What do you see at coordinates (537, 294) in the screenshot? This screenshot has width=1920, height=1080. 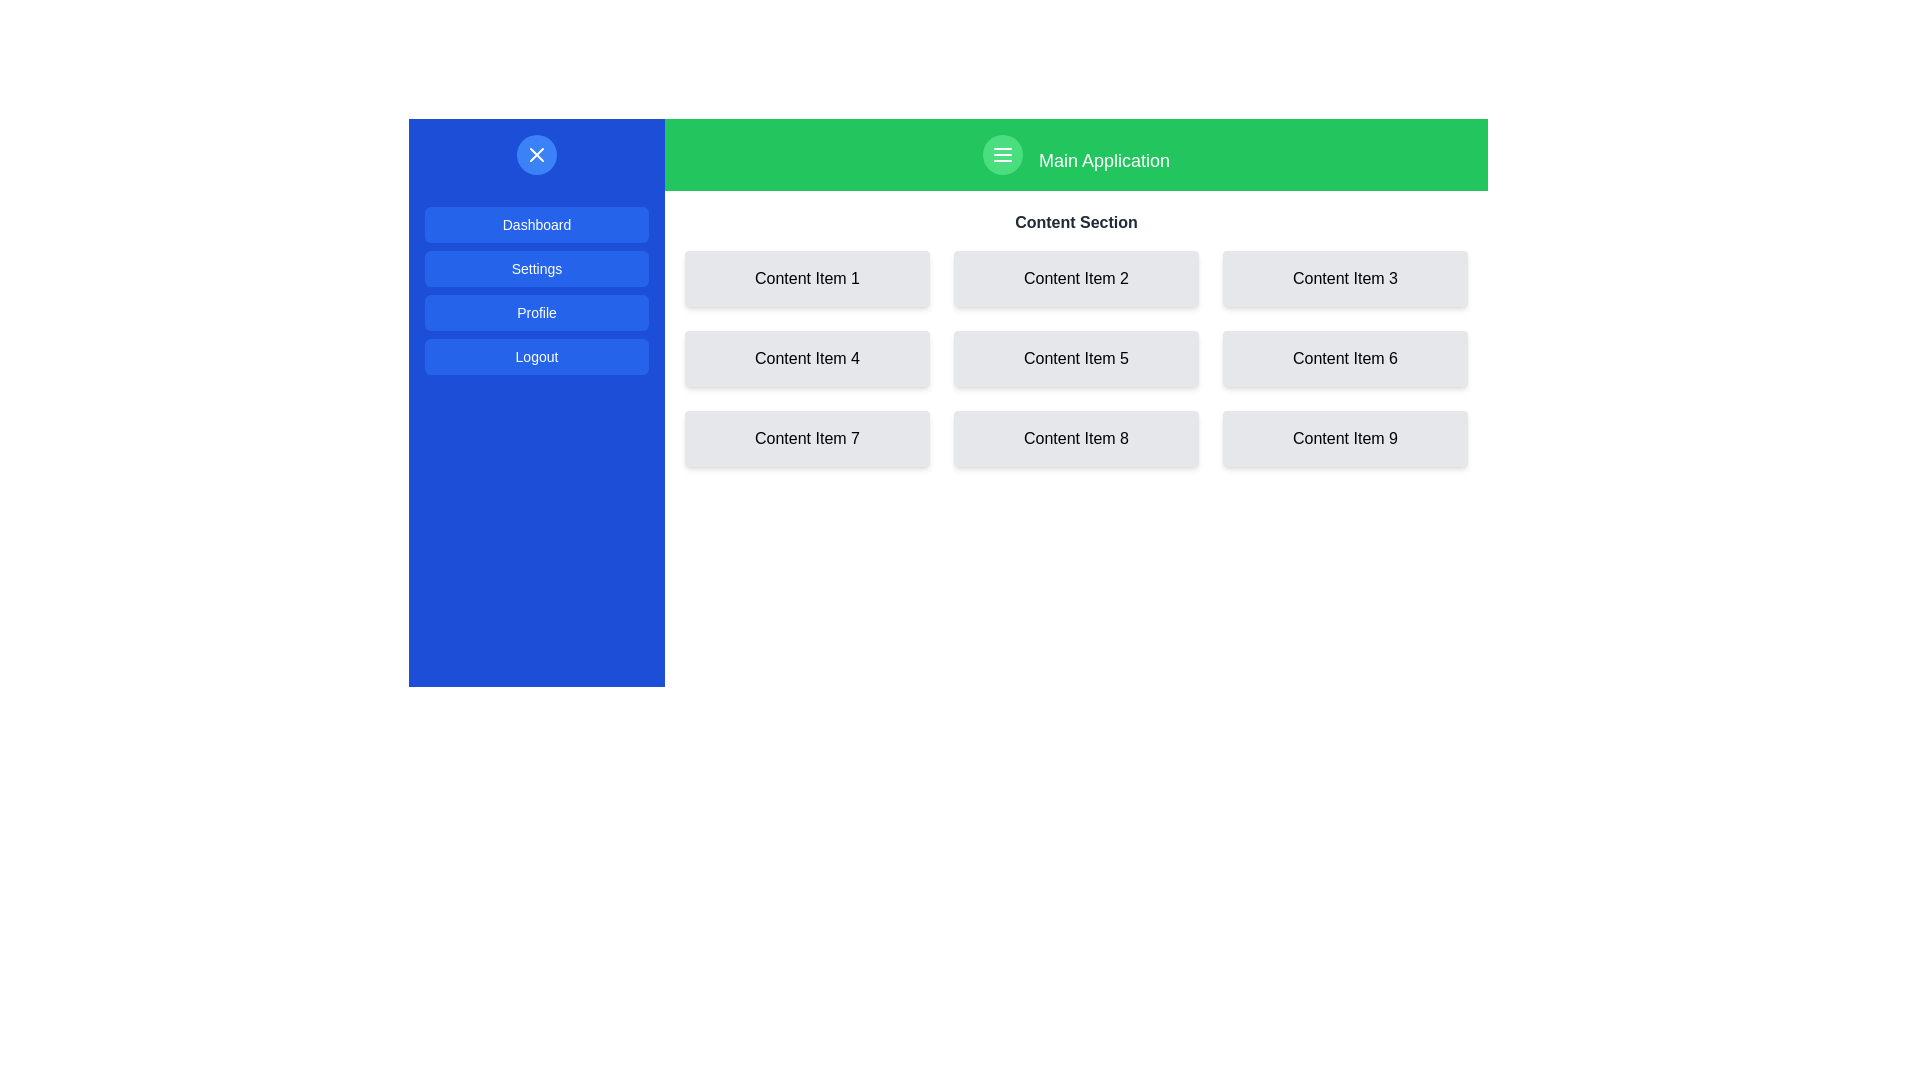 I see `the 'Profile' button in the left sidebar` at bounding box center [537, 294].